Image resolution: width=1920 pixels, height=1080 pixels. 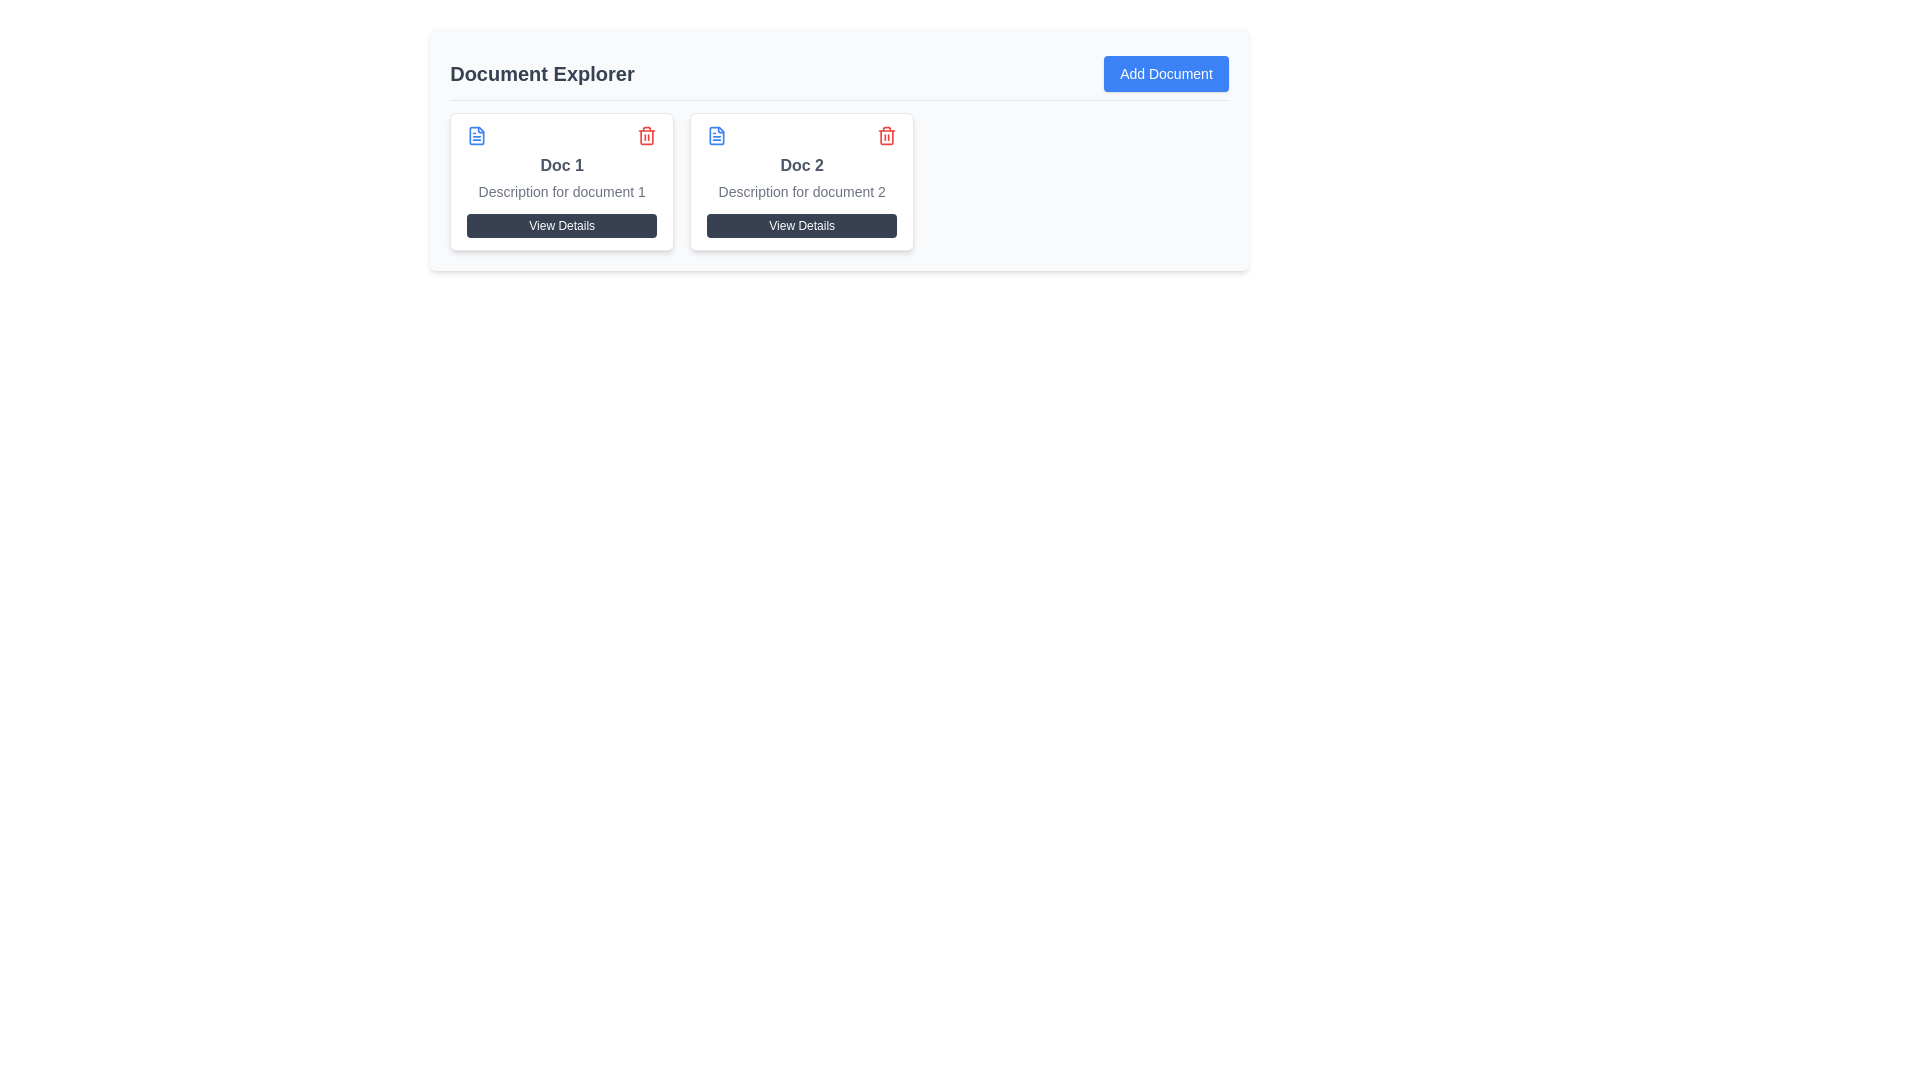 I want to click on the 'View Details' button with a blue-grey background and white text located at the bottom-center of the 'Doc 2' card, so click(x=802, y=225).